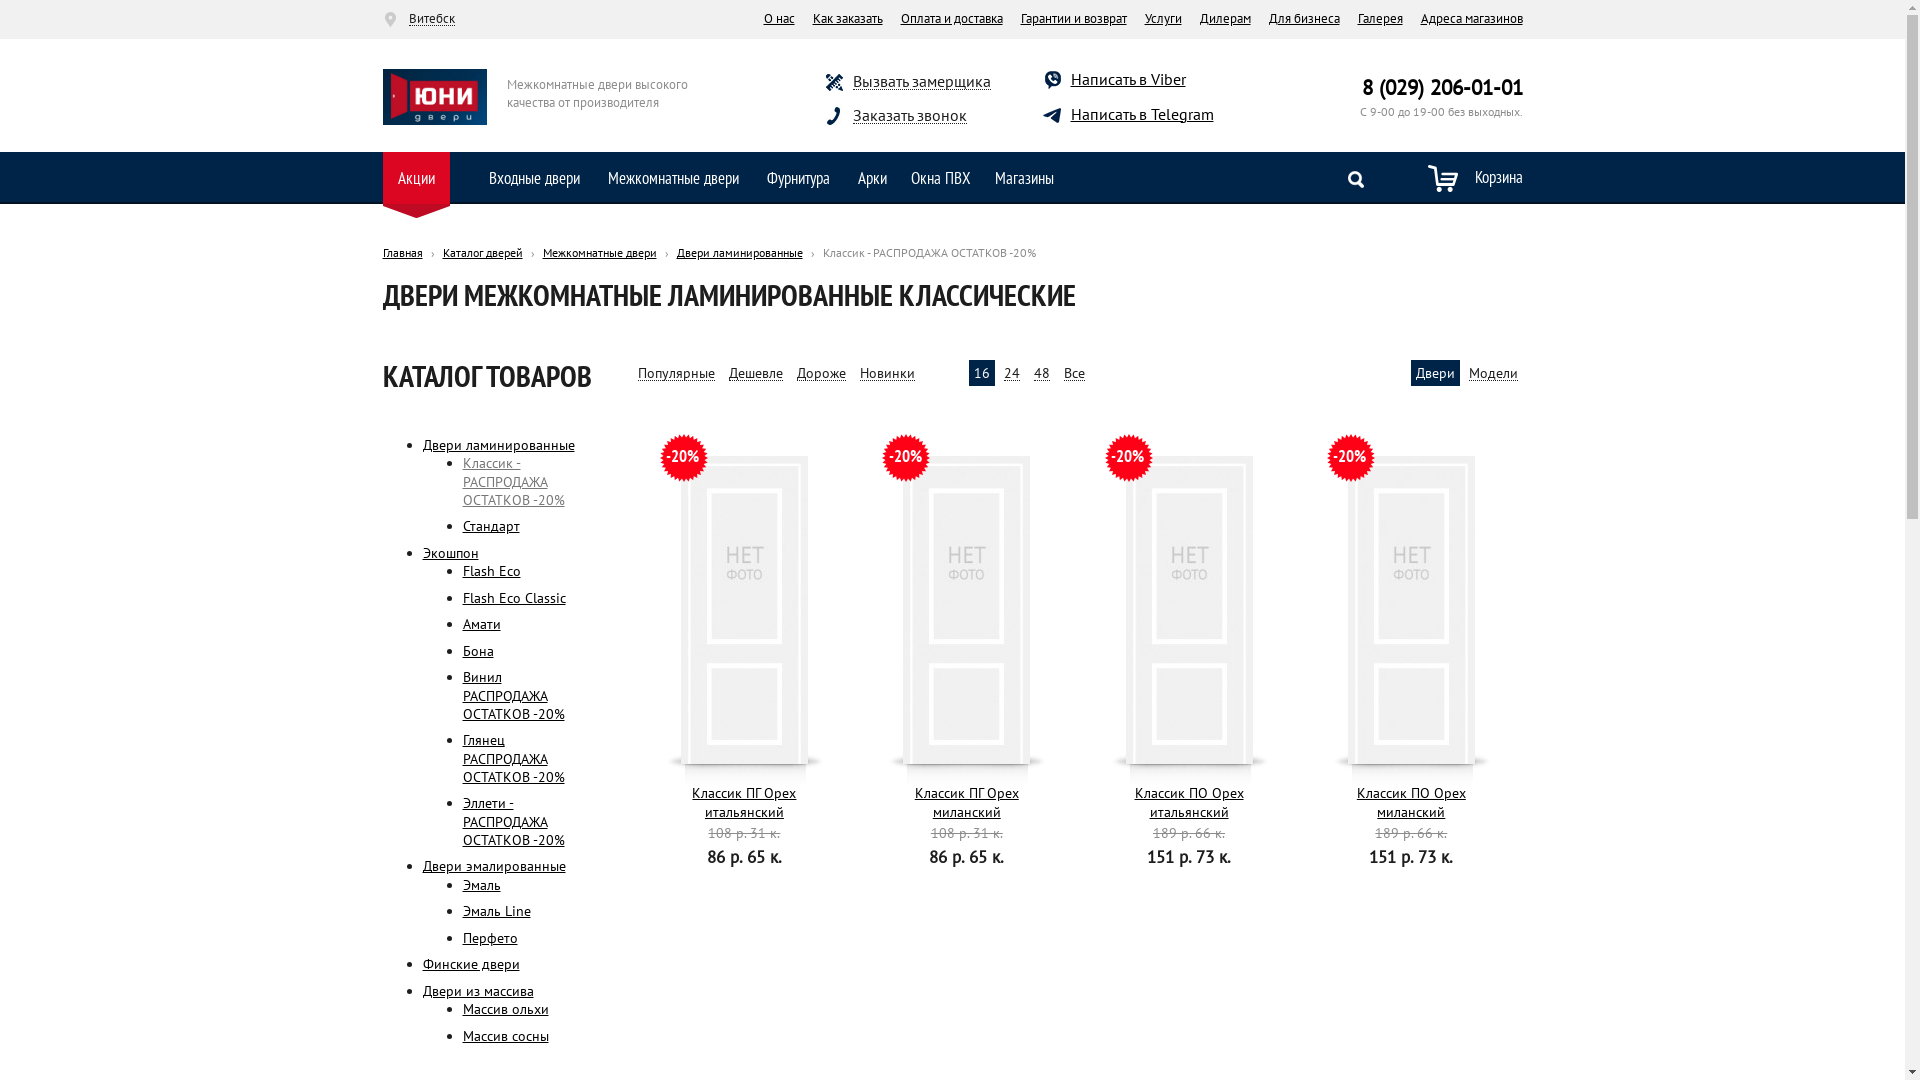 The width and height of the screenshot is (1920, 1080). I want to click on '16', so click(982, 373).